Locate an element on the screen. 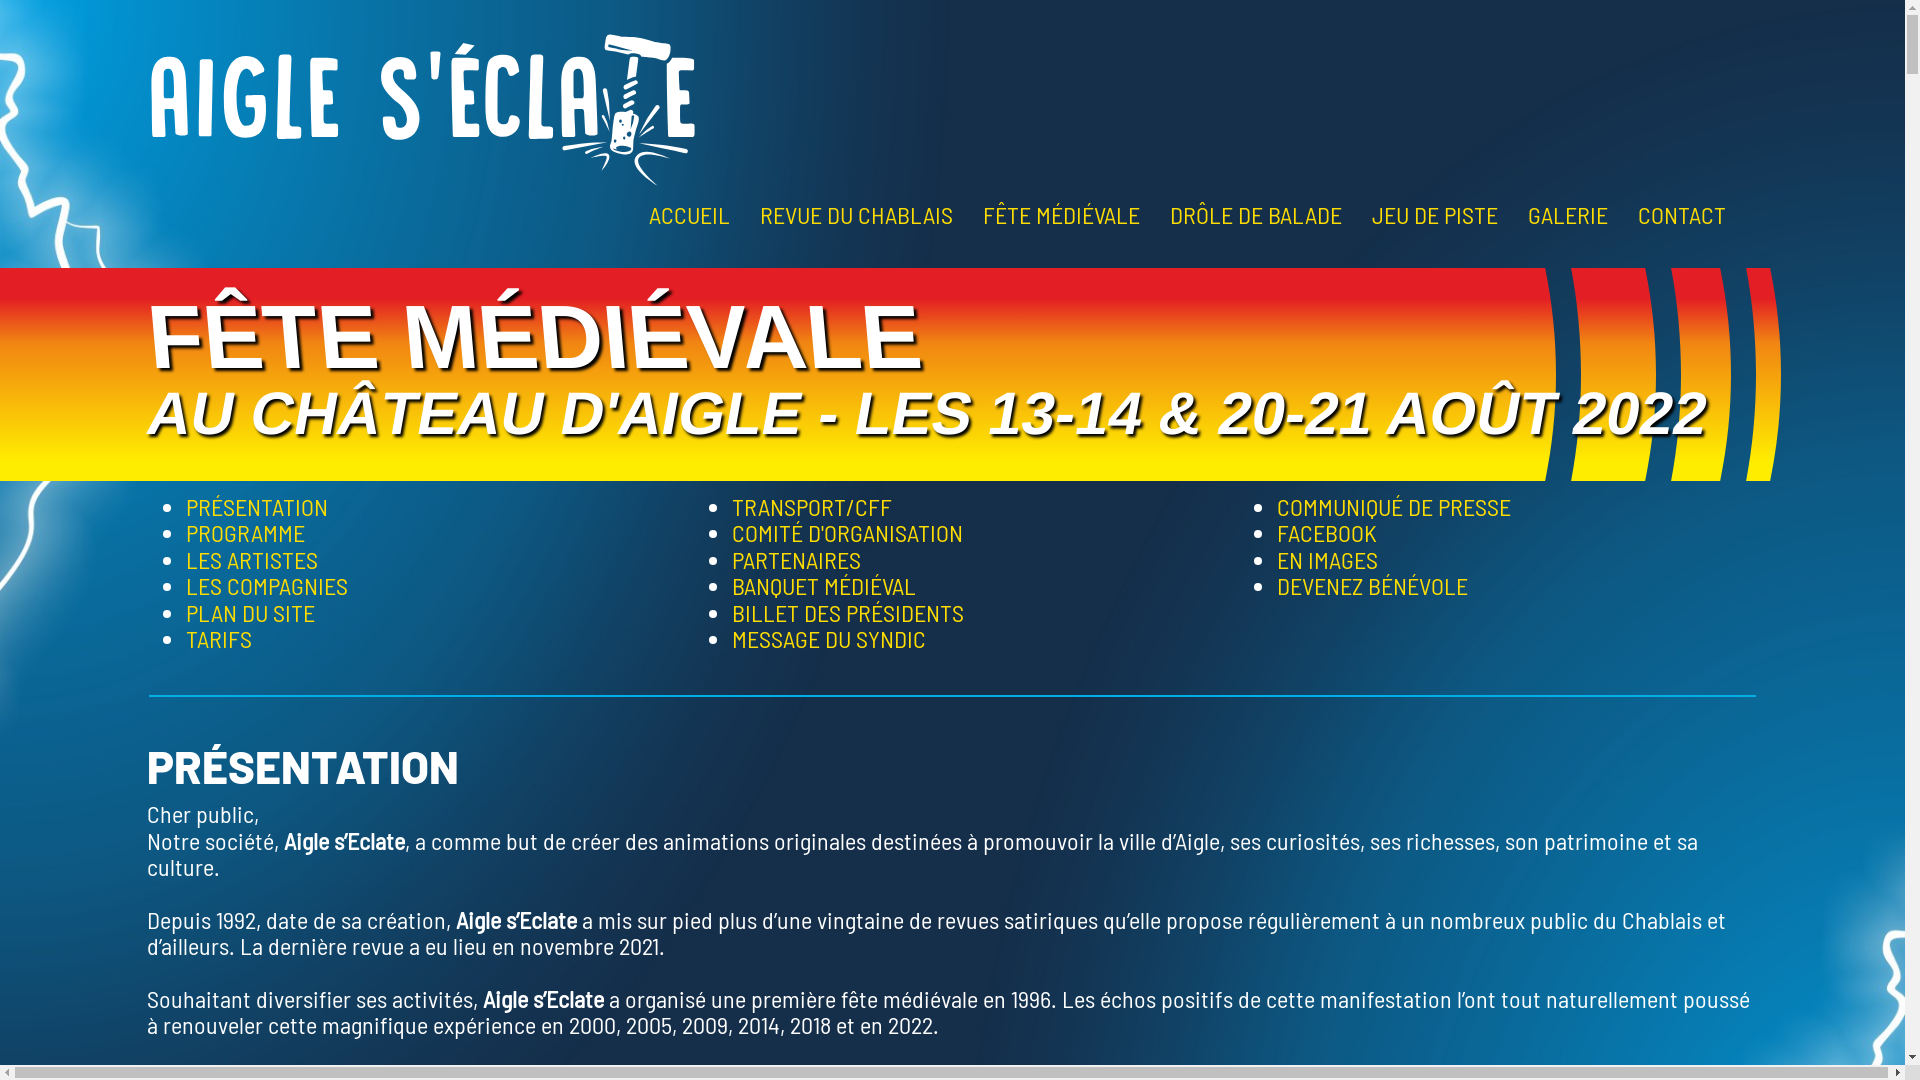 The width and height of the screenshot is (1920, 1080). 'JEU DE PISTE' is located at coordinates (1434, 214).